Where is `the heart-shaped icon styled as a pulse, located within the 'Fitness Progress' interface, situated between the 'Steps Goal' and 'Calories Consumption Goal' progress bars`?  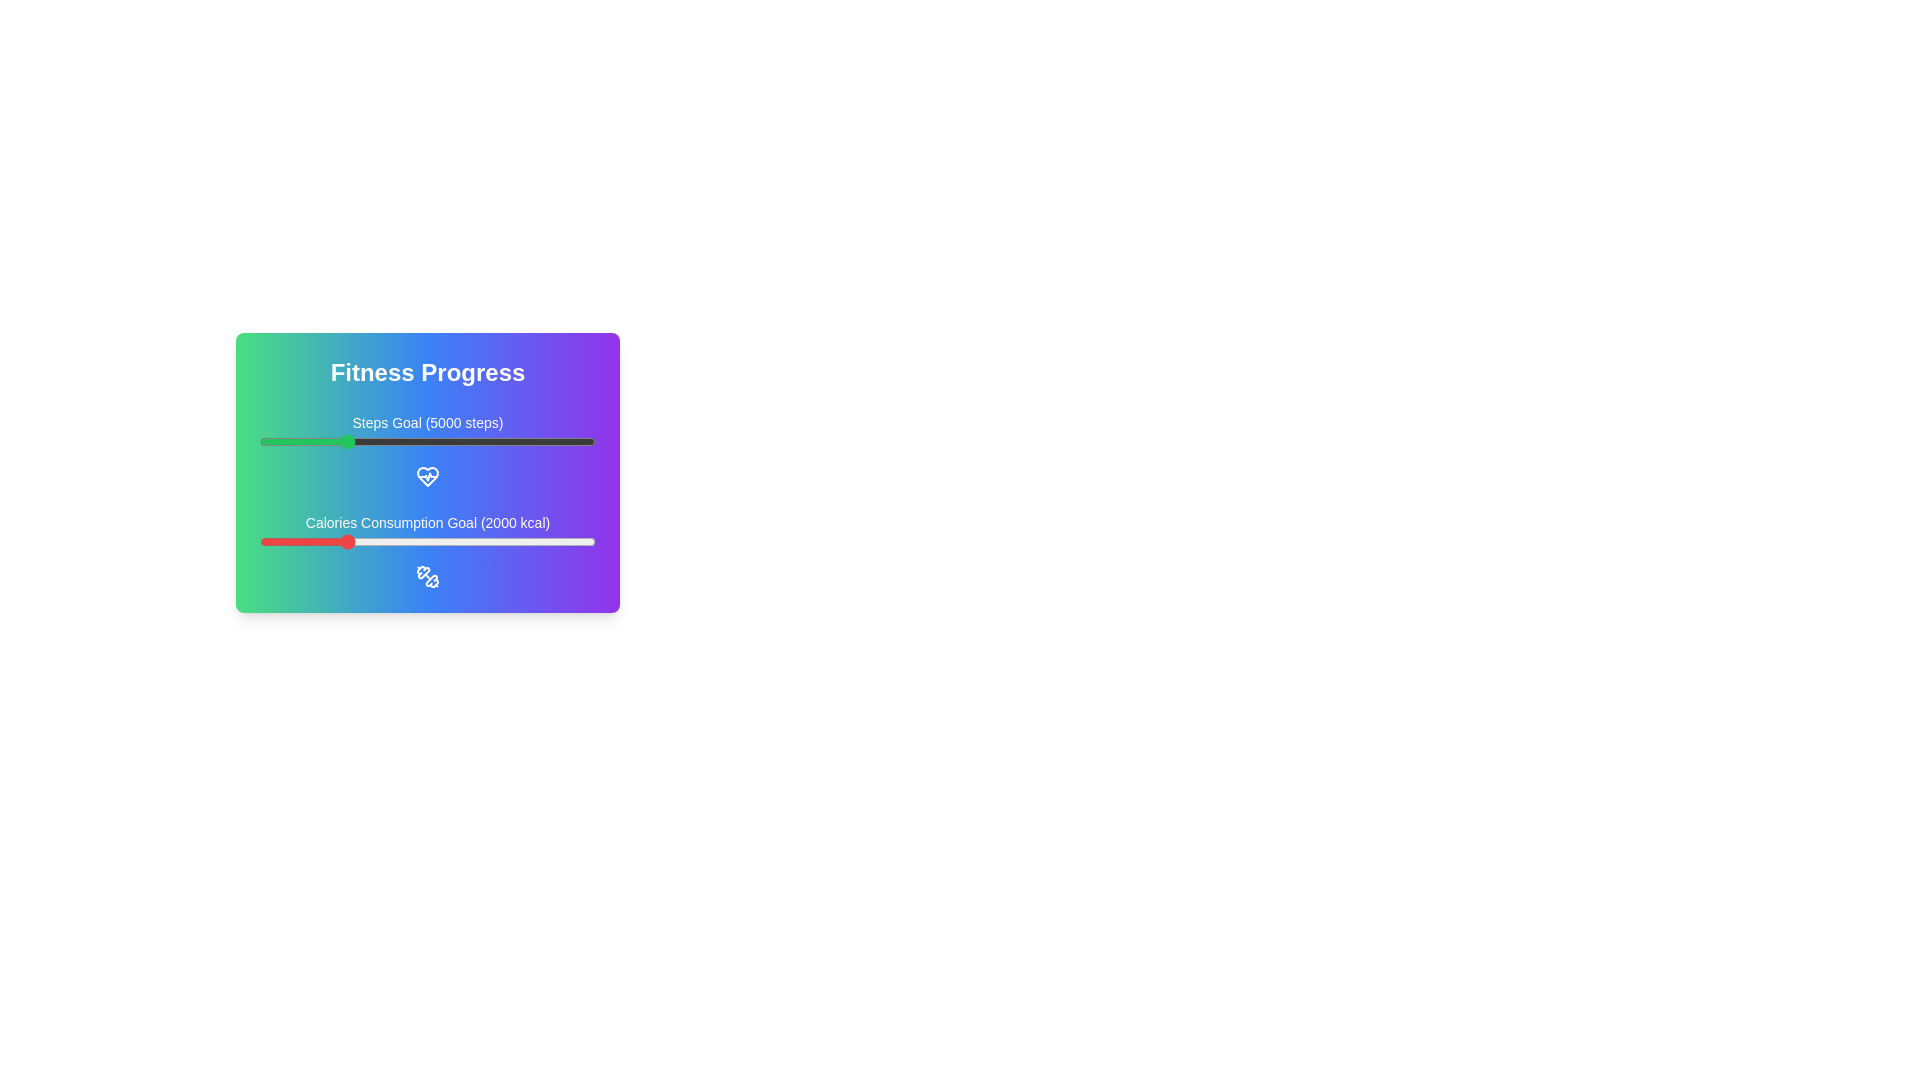
the heart-shaped icon styled as a pulse, located within the 'Fitness Progress' interface, situated between the 'Steps Goal' and 'Calories Consumption Goal' progress bars is located at coordinates (426, 477).